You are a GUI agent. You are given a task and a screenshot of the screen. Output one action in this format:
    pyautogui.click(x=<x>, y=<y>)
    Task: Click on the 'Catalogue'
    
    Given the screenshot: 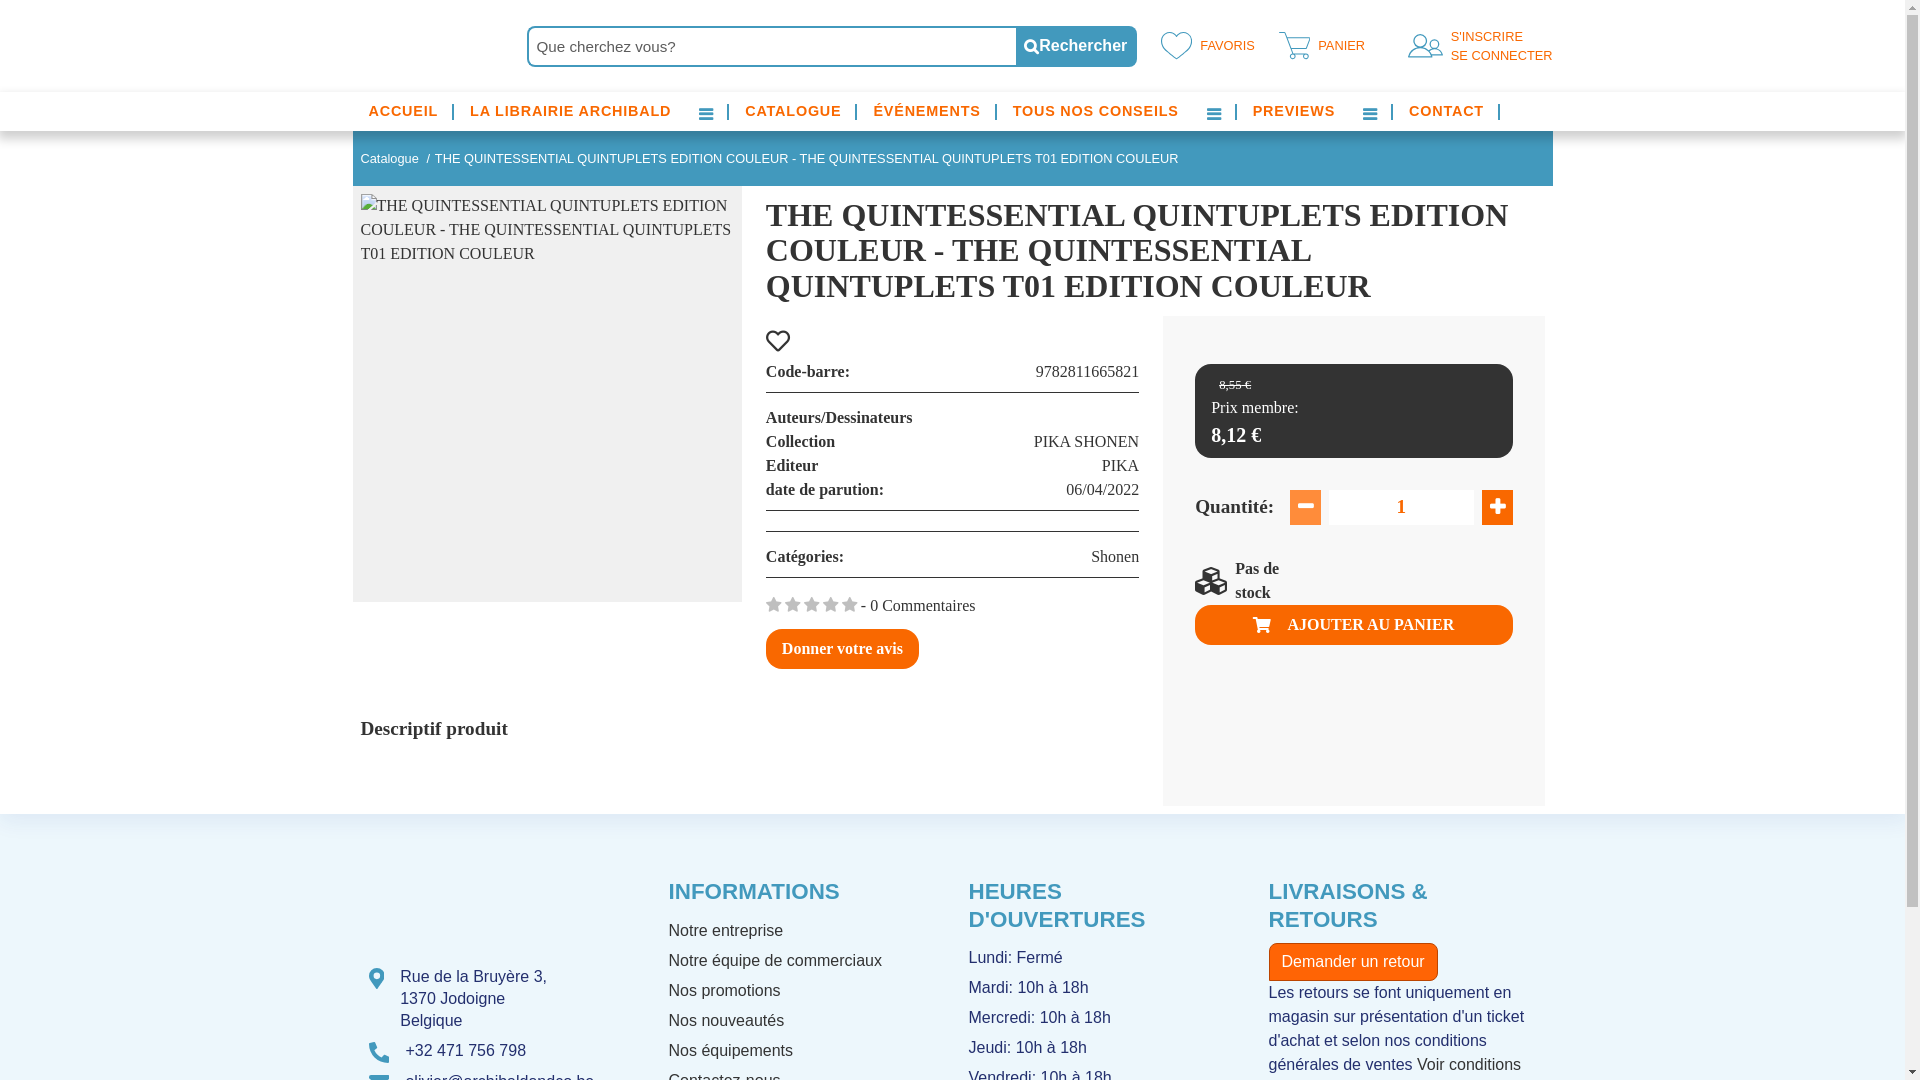 What is the action you would take?
    pyautogui.click(x=388, y=157)
    